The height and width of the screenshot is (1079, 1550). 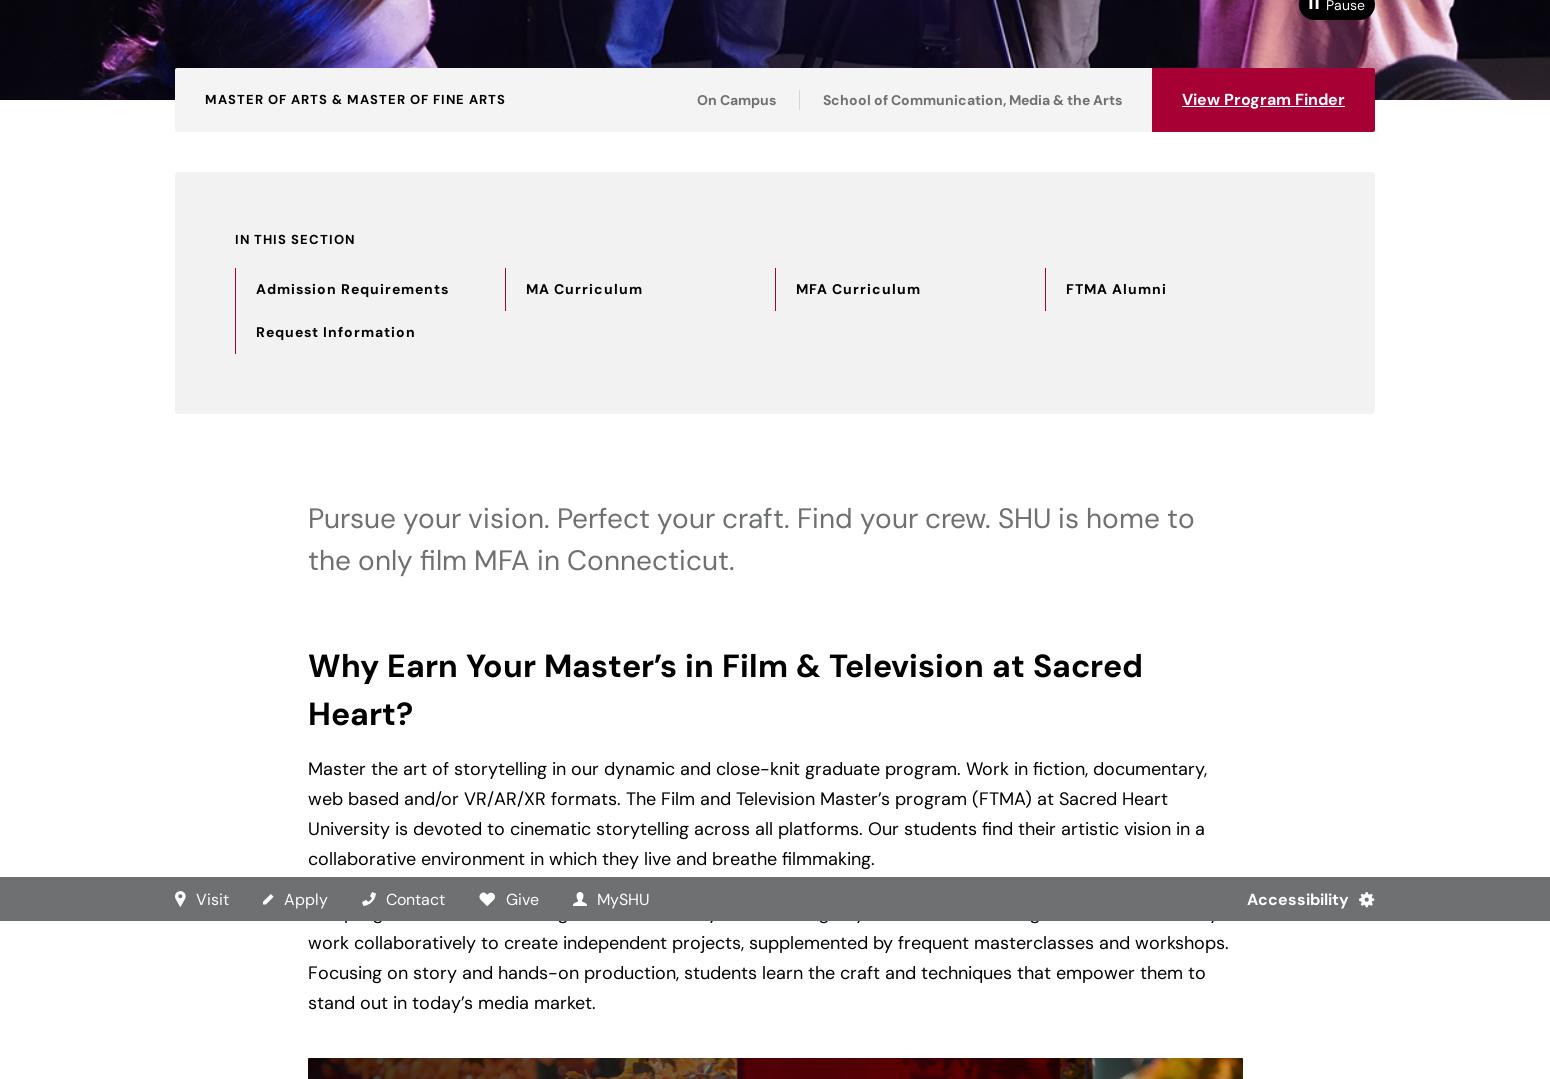 I want to click on 'Give', so click(x=521, y=898).